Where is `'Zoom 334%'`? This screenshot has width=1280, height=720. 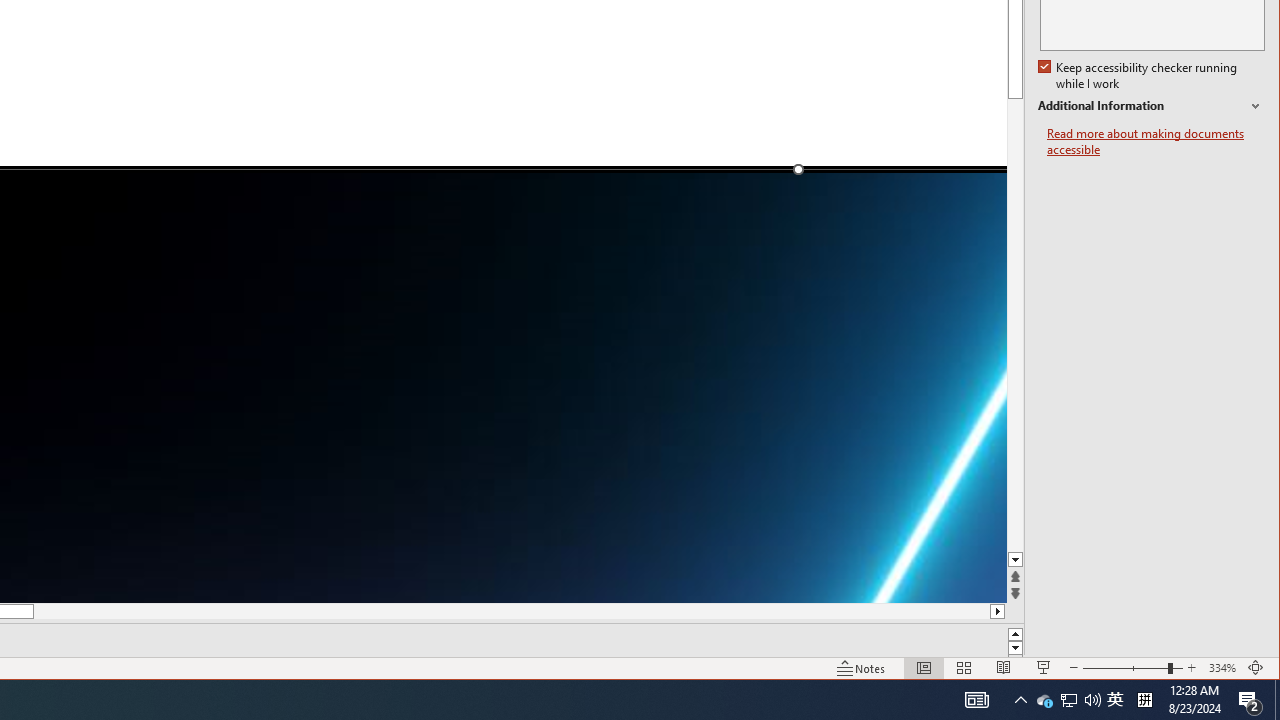
'Zoom 334%' is located at coordinates (1221, 668).